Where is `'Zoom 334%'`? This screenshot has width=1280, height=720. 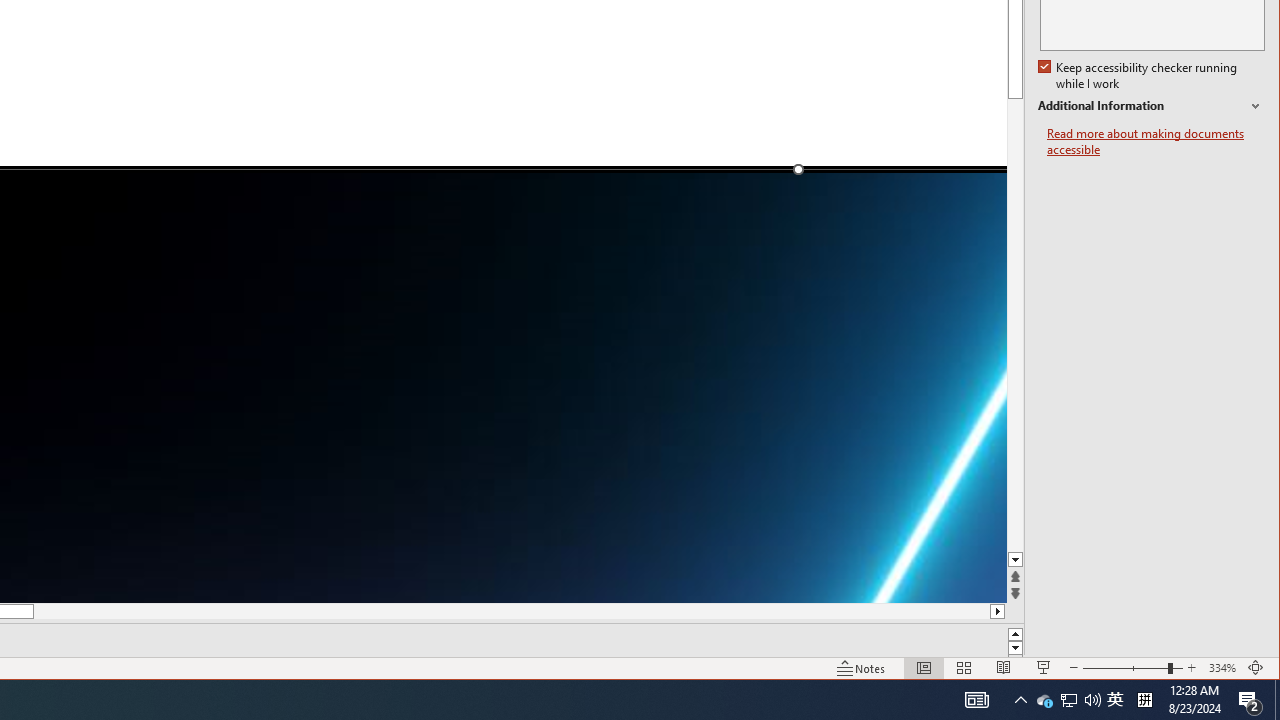
'Zoom 334%' is located at coordinates (1221, 668).